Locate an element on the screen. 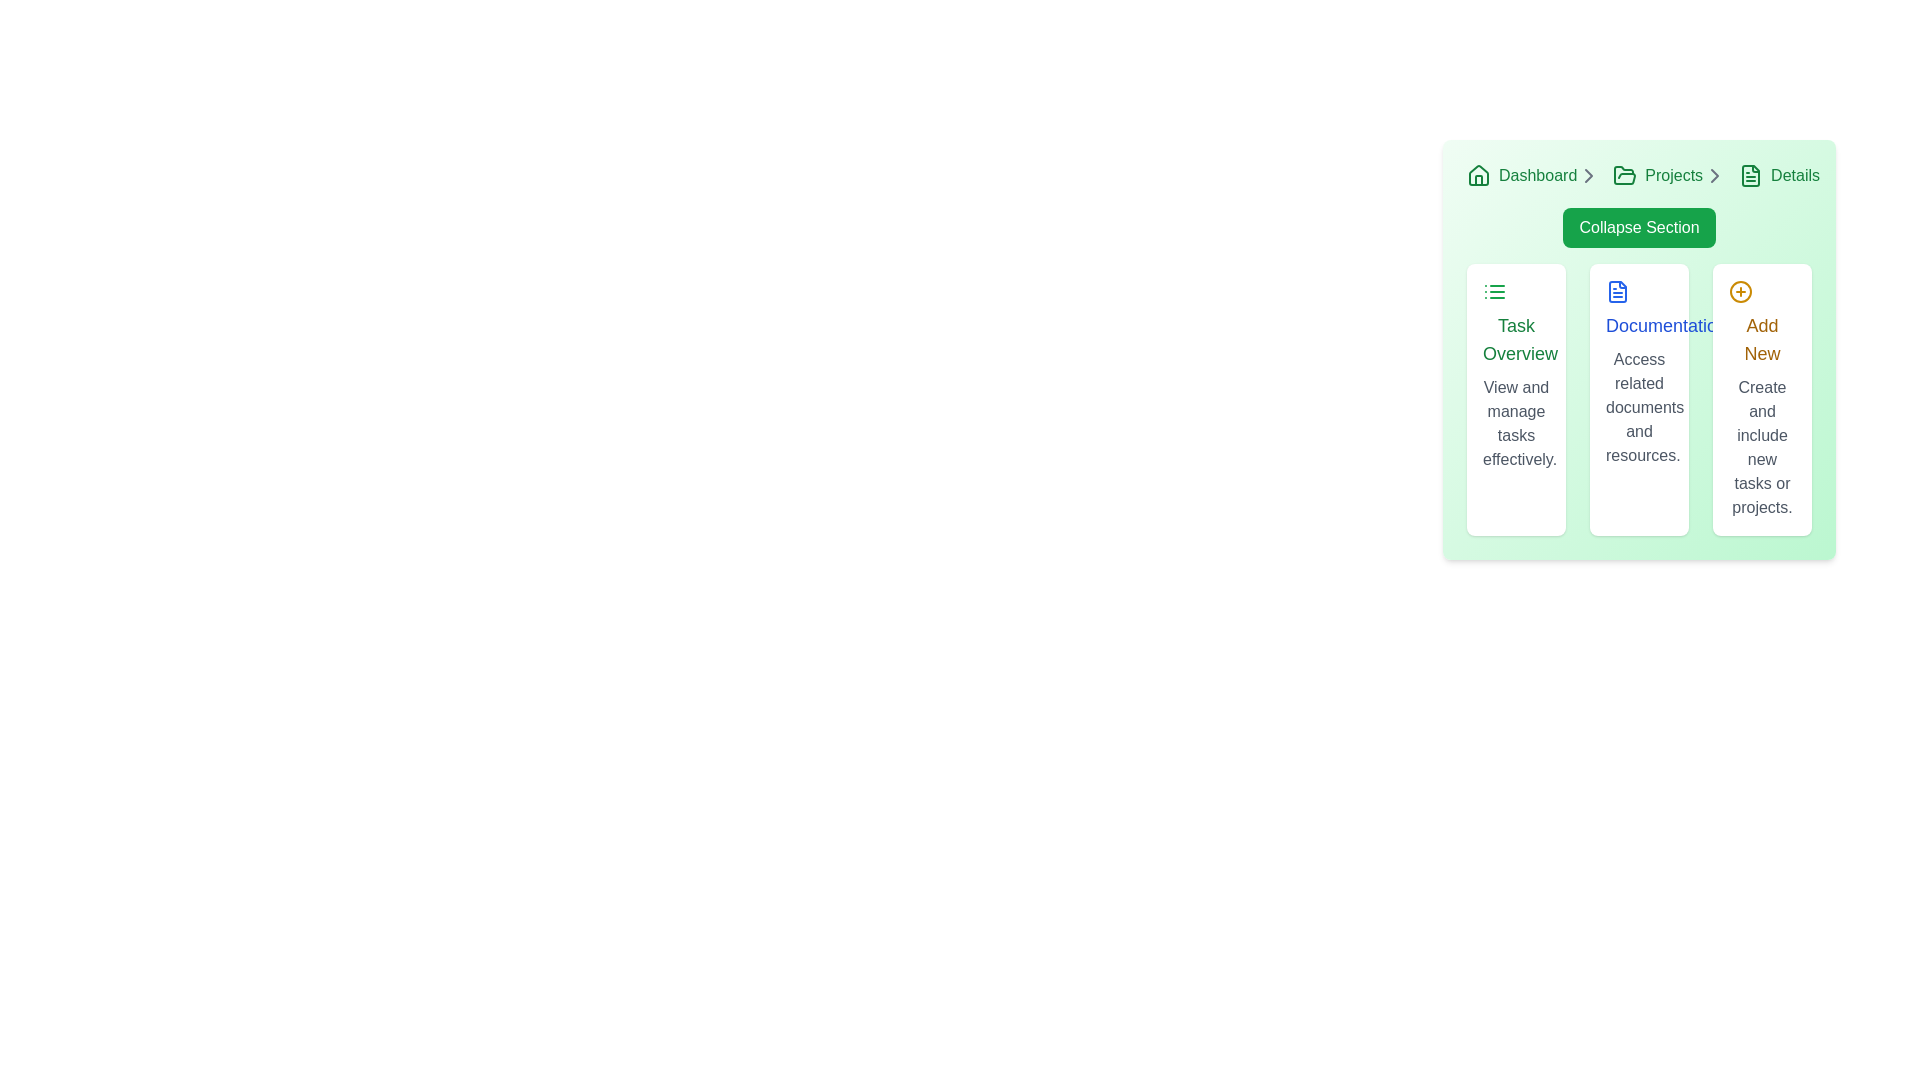 Image resolution: width=1920 pixels, height=1080 pixels. the visually emphasized green button labeled 'Collapse Section' is located at coordinates (1639, 226).